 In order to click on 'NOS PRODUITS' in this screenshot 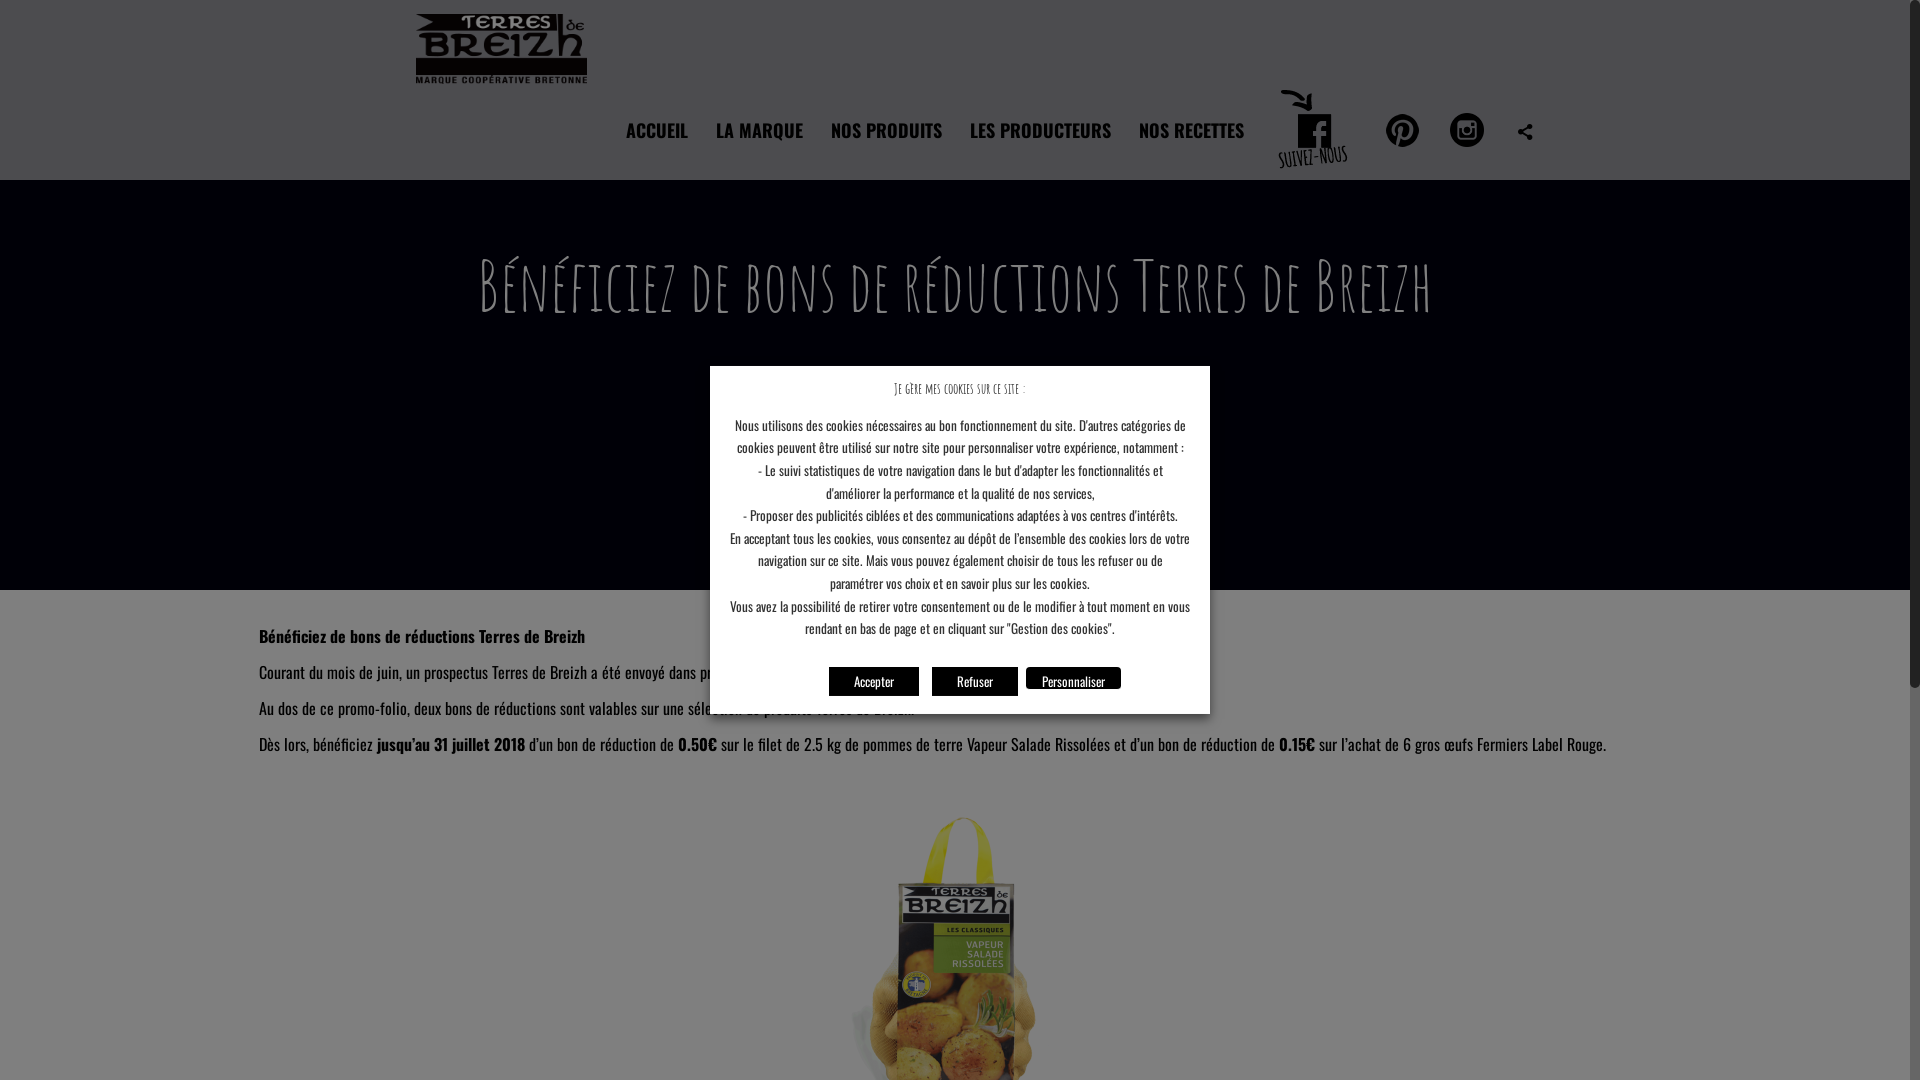, I will do `click(885, 130)`.